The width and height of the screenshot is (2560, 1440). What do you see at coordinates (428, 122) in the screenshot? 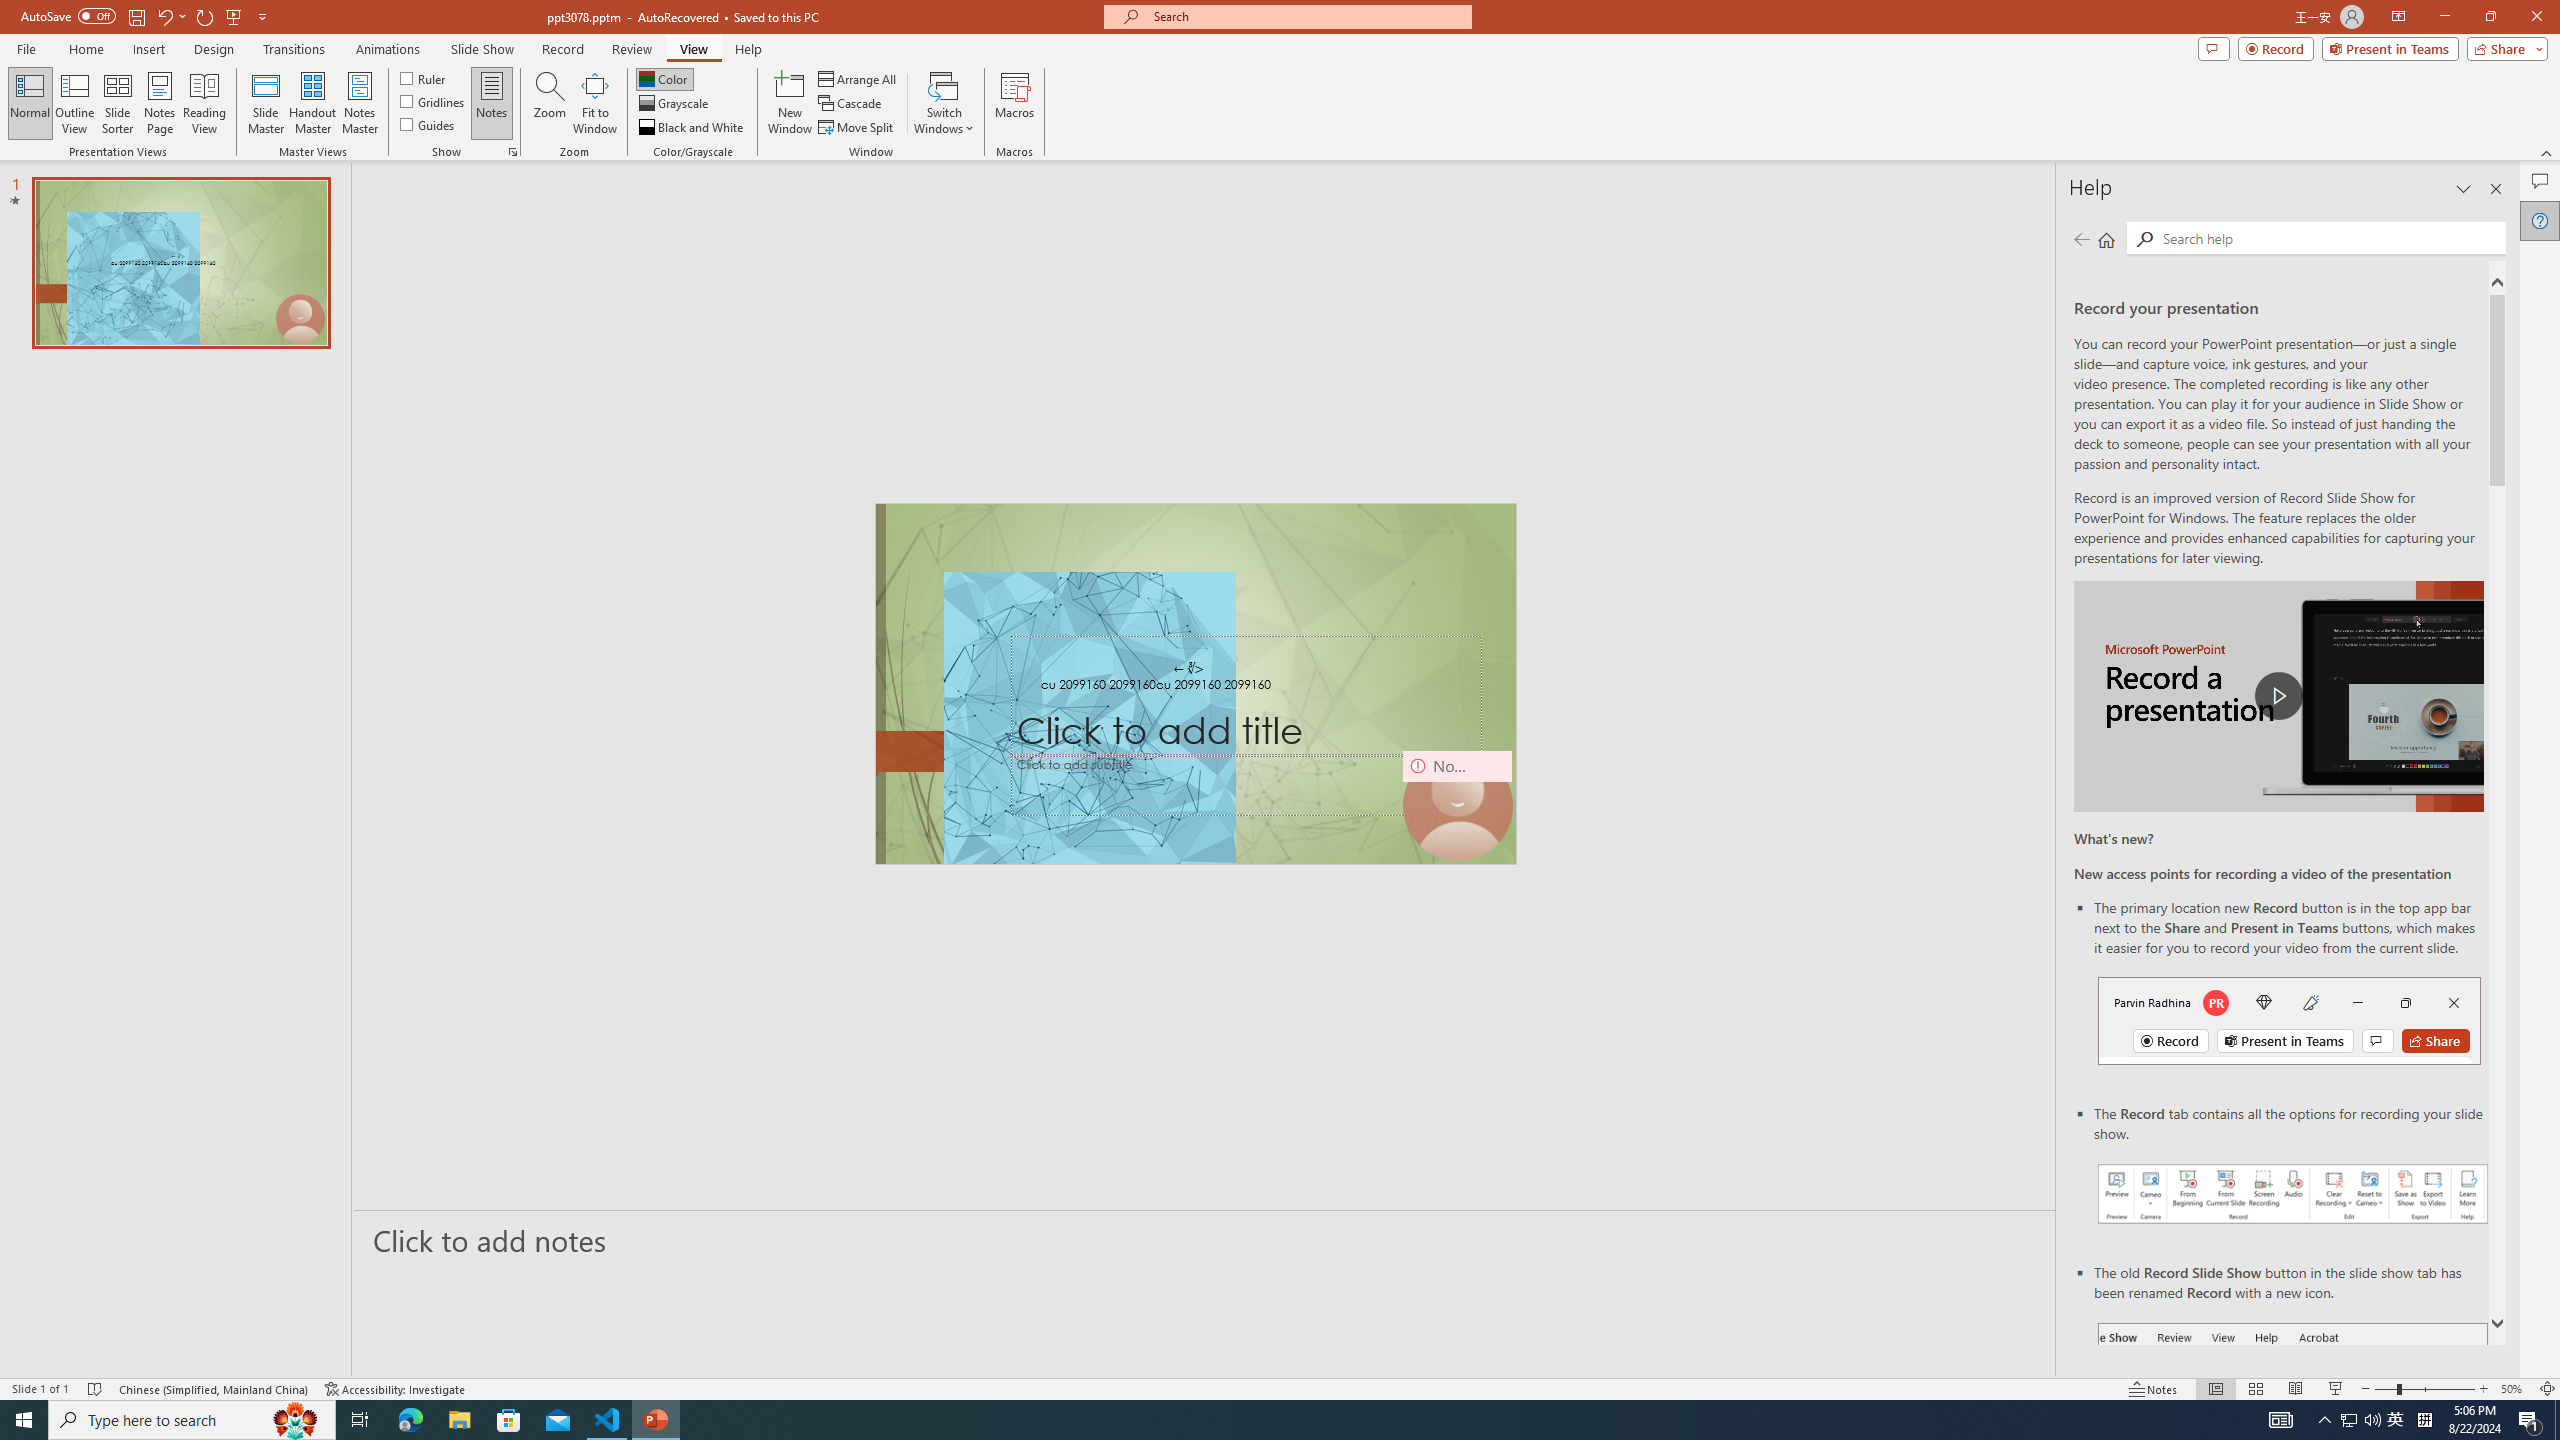
I see `'Guides'` at bounding box center [428, 122].